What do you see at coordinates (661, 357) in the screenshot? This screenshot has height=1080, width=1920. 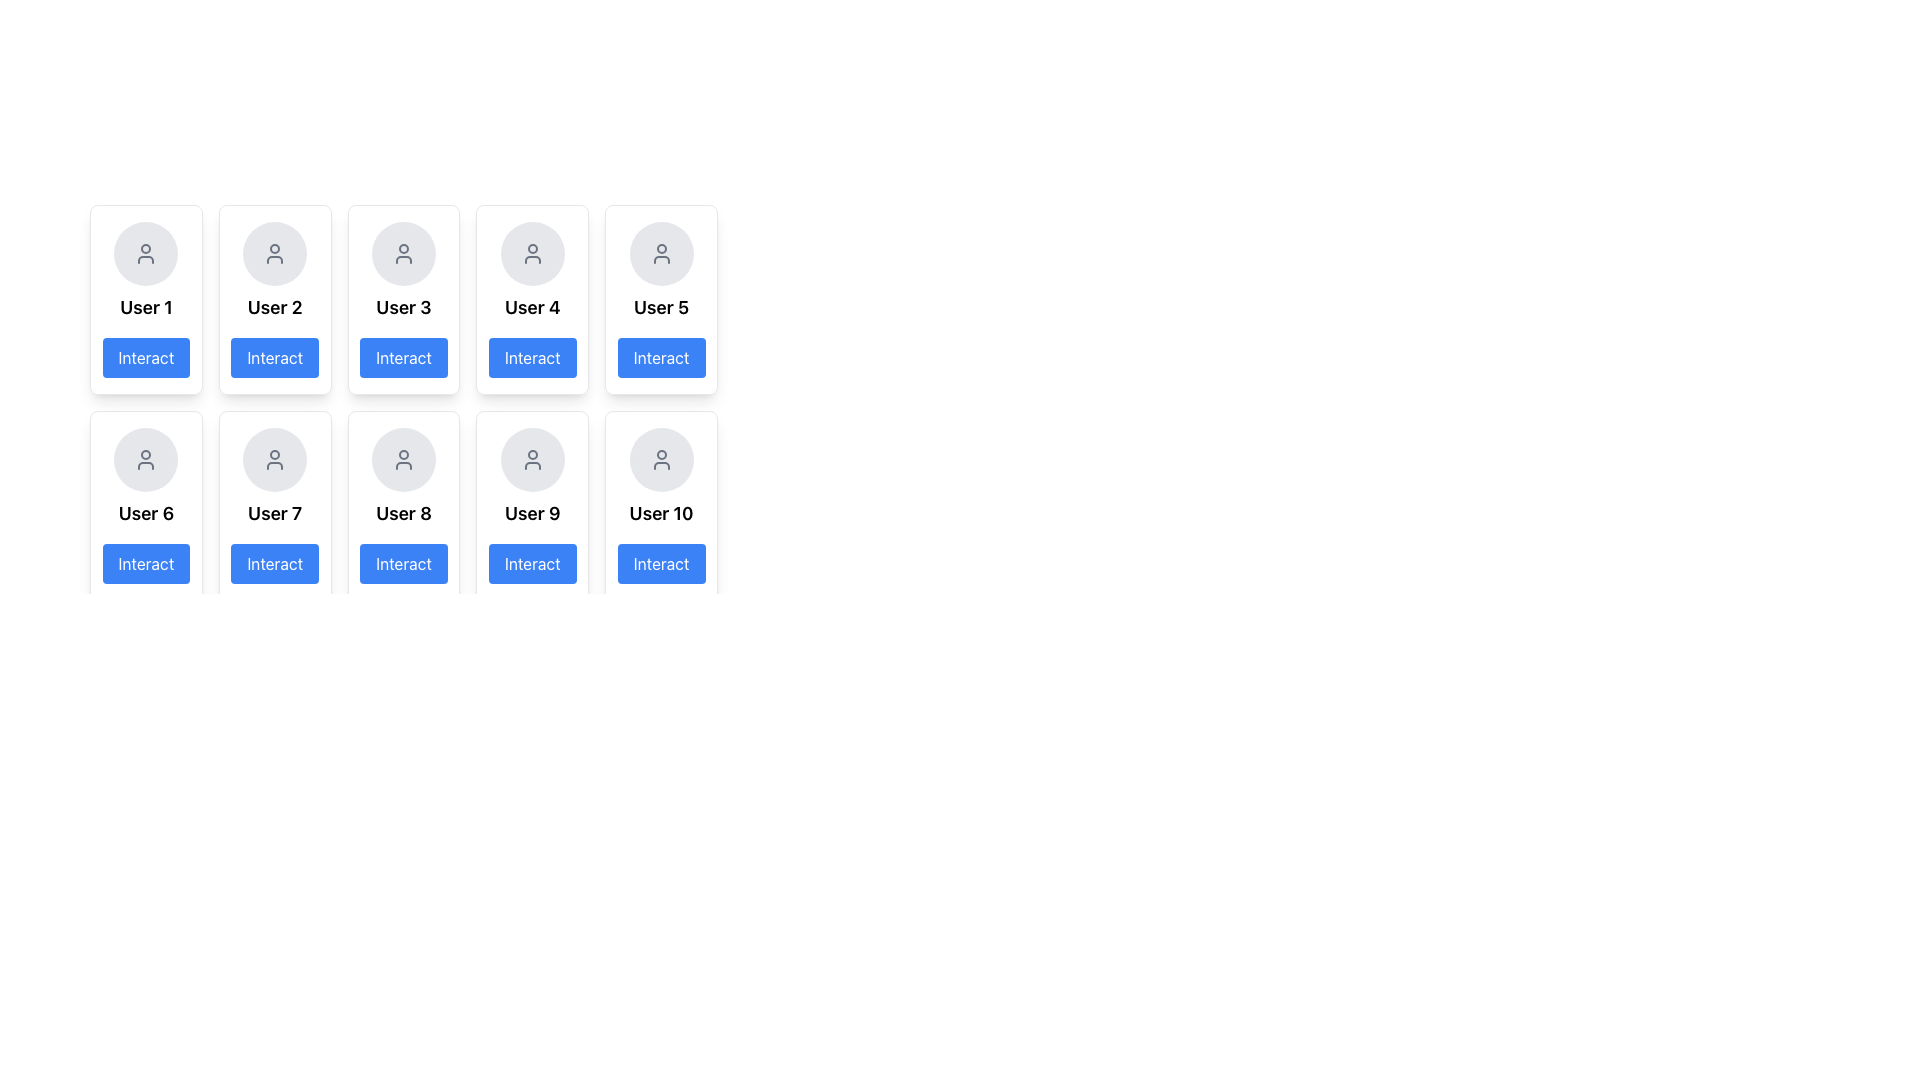 I see `the button located in the lower part of the card labeled 'User 5', which is positioned in the first row and fifth column of a 2x5 grid layout` at bounding box center [661, 357].